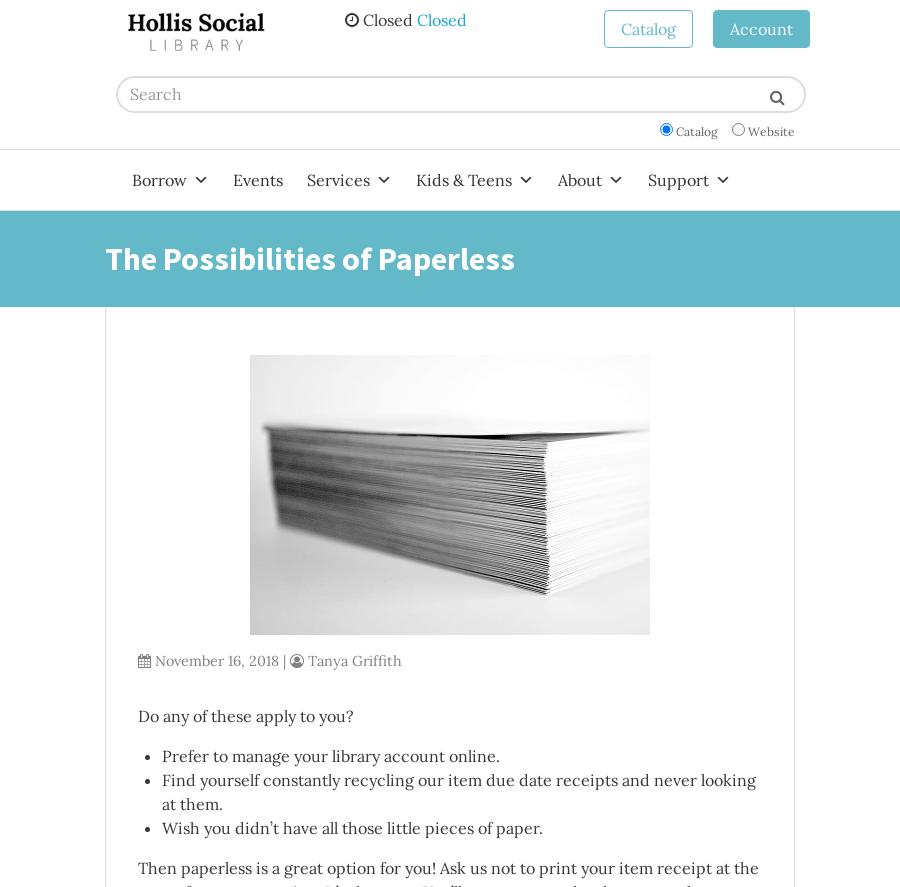  Describe the element at coordinates (670, 261) in the screenshot. I see `'Donate'` at that location.